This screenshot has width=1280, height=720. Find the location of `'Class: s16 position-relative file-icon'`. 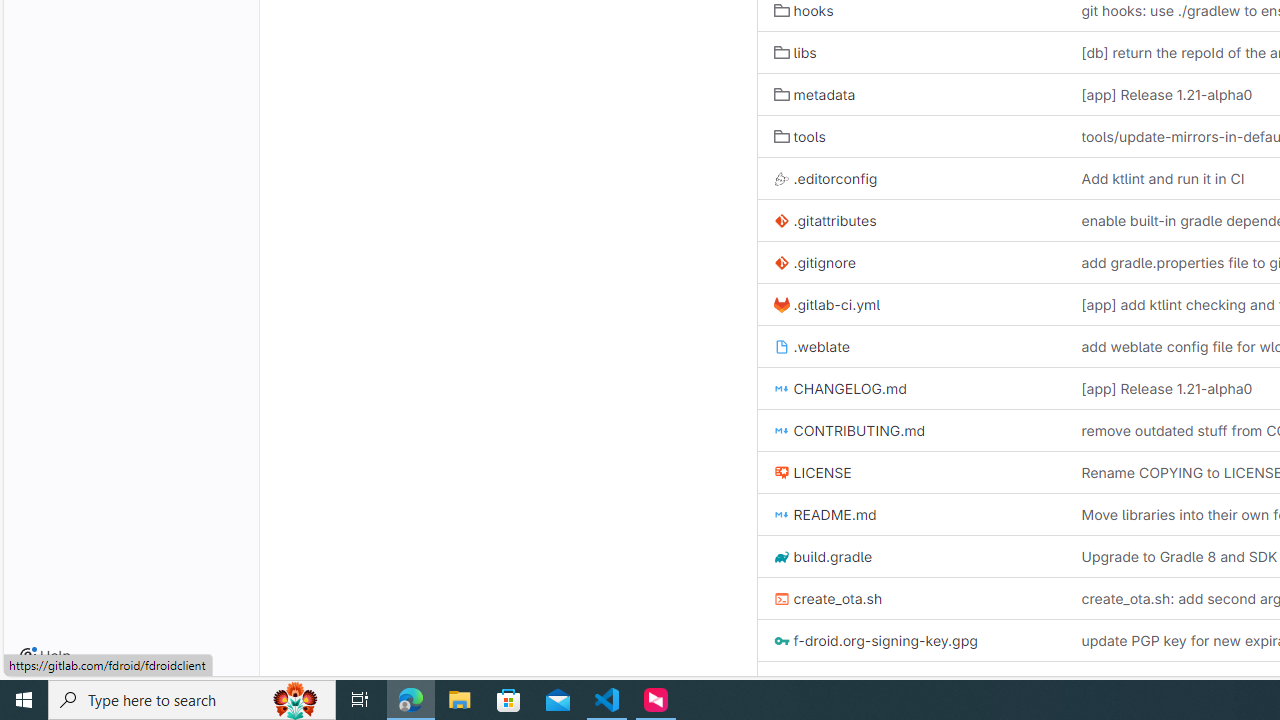

'Class: s16 position-relative file-icon' is located at coordinates (780, 682).